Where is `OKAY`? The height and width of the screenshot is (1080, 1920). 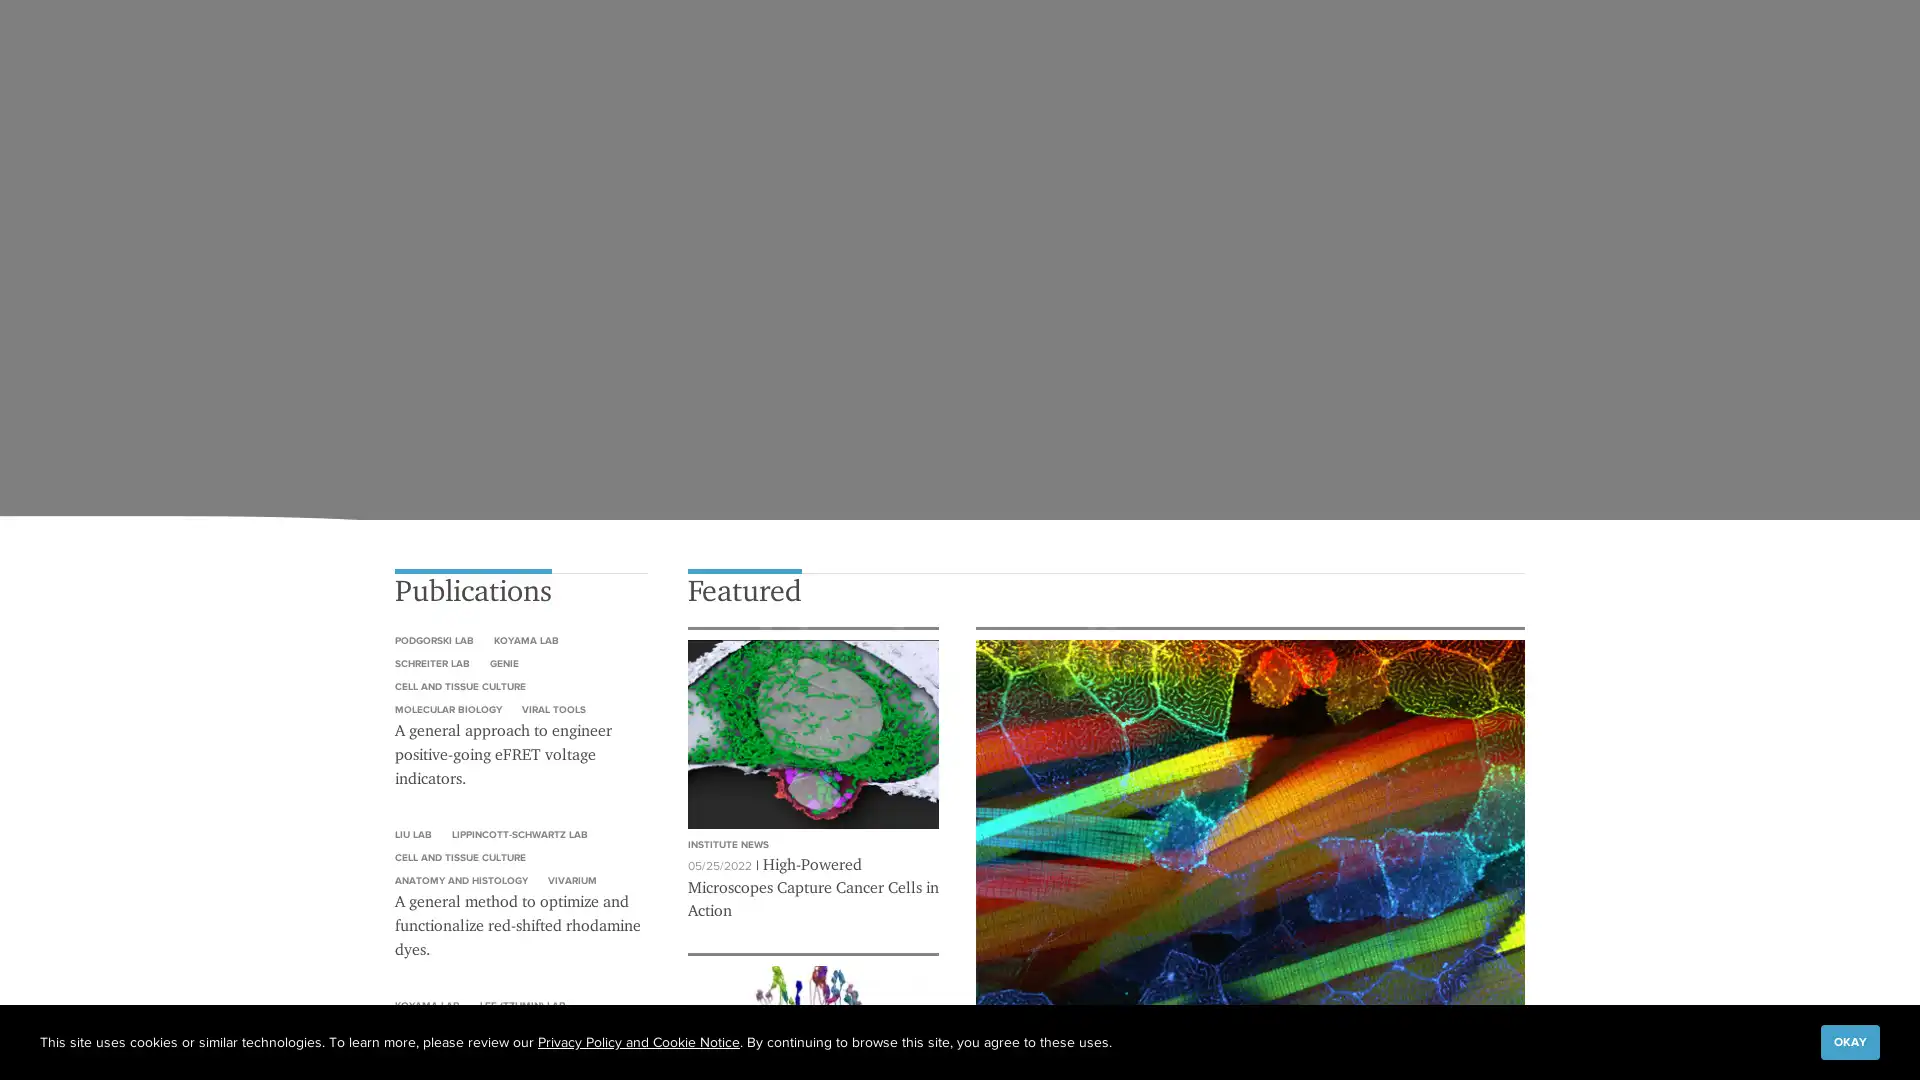
OKAY is located at coordinates (1849, 1040).